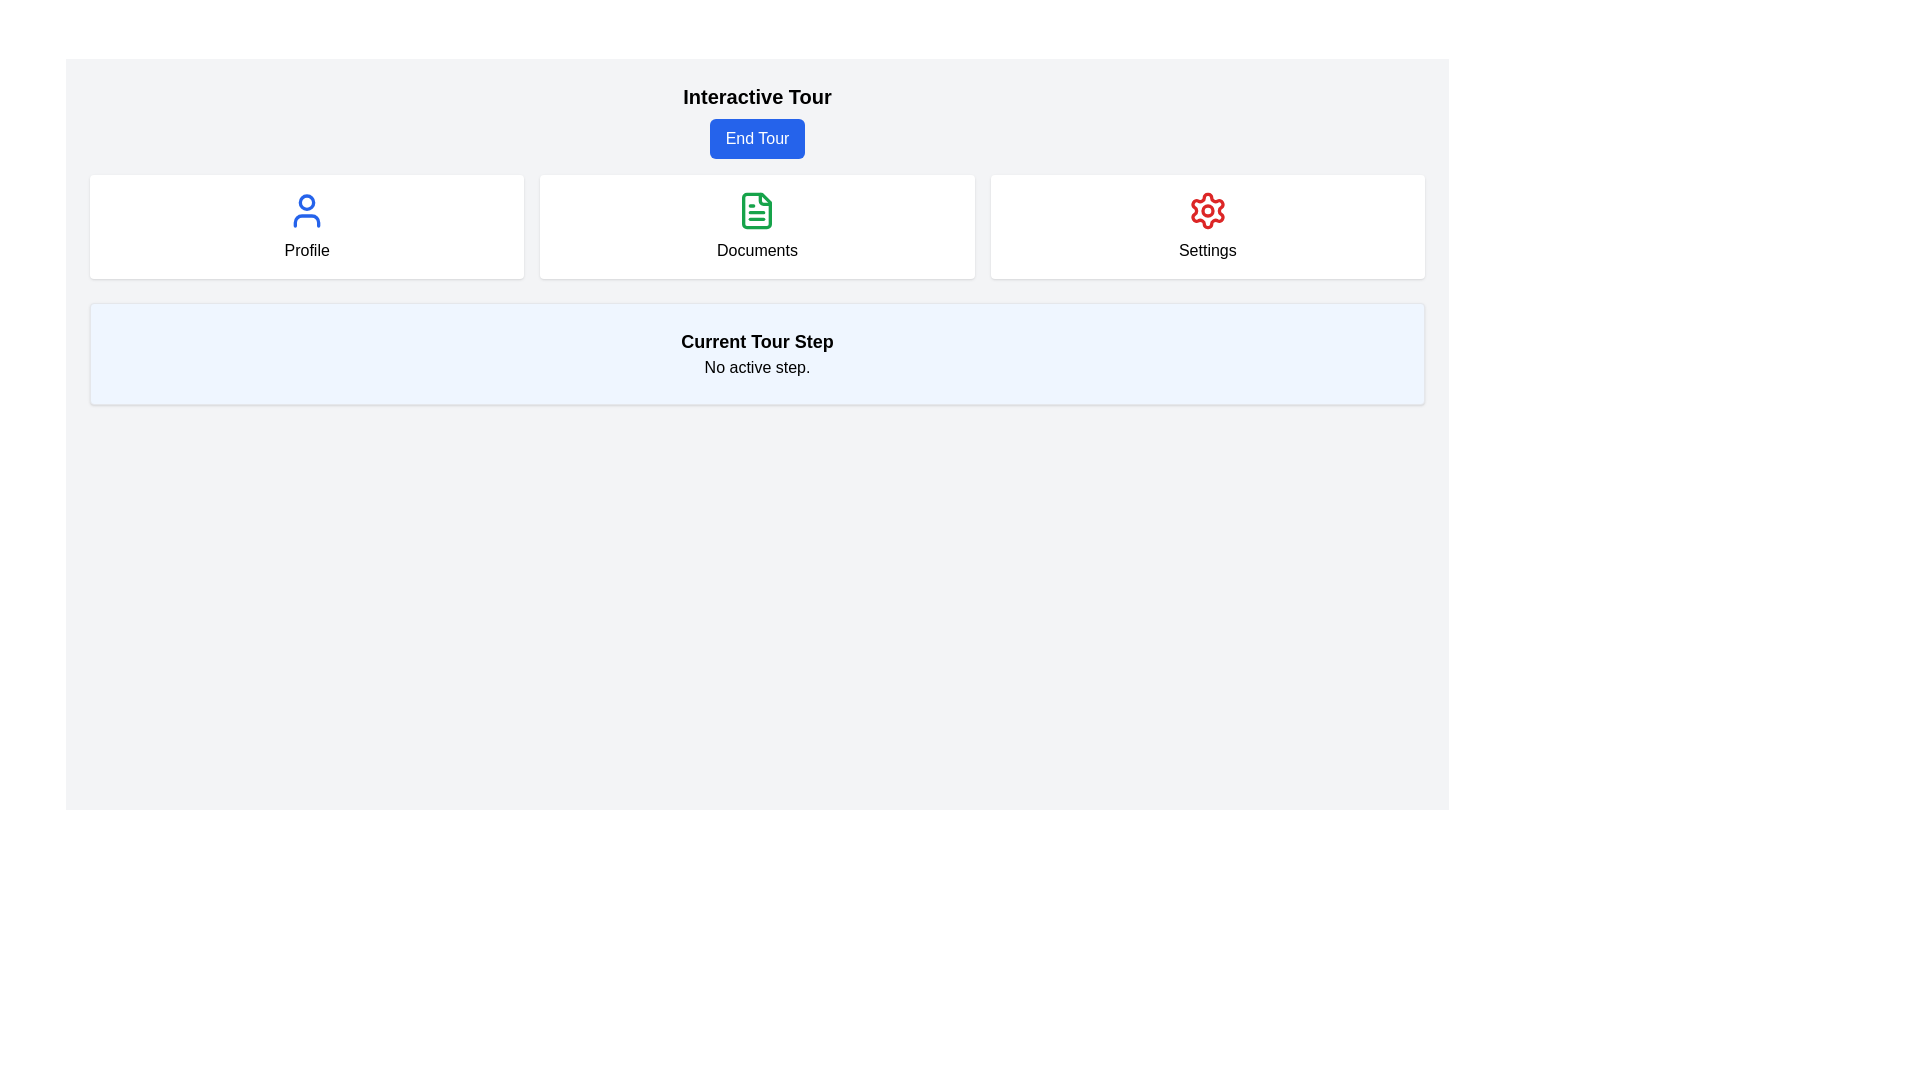  I want to click on the button that ends the interactive tour, located centrally below the 'Interactive Tour' text, so click(756, 137).